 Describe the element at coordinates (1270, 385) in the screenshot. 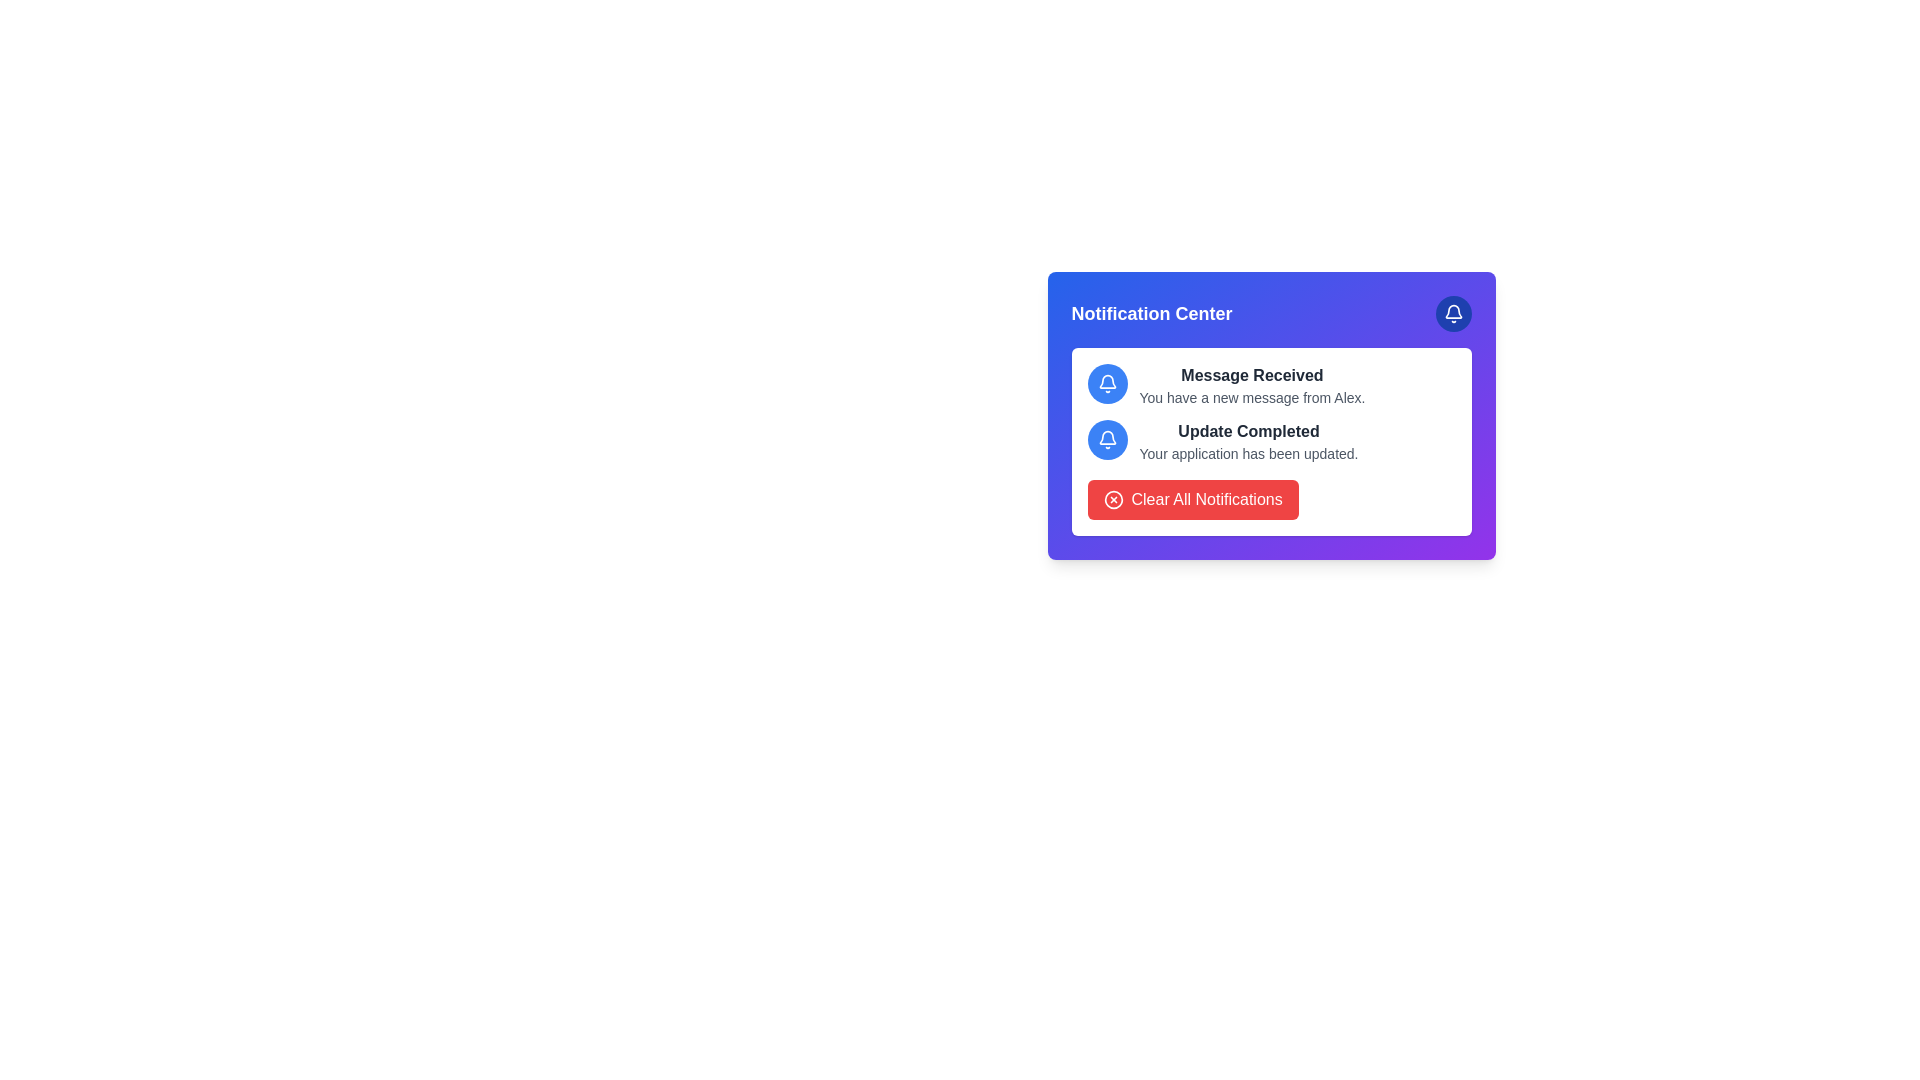

I see `the first notification element displaying 'Message Received' with the blue bell icon and supporting text about a new message from Alex` at that location.